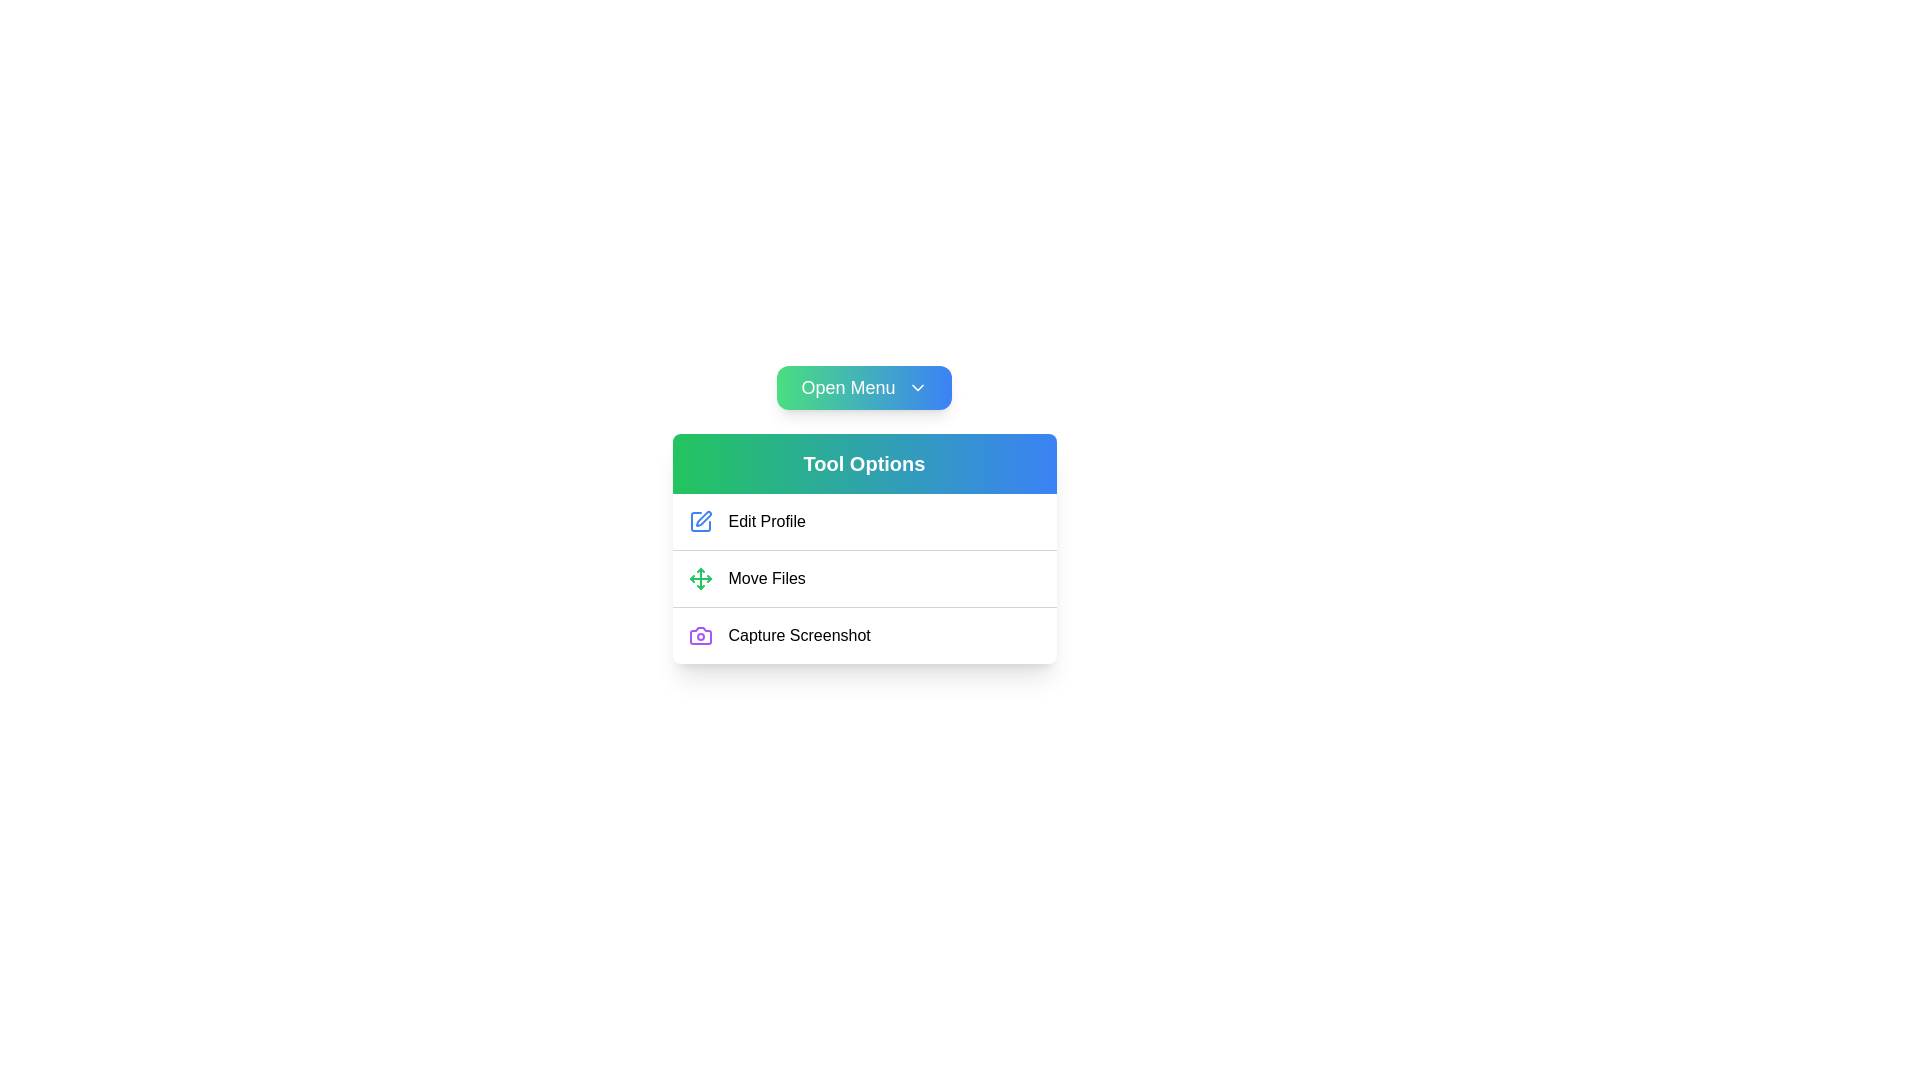 The height and width of the screenshot is (1080, 1920). I want to click on the second menu option labeled 'Move Files' within the dropdown menu 'Tool Options', so click(864, 548).